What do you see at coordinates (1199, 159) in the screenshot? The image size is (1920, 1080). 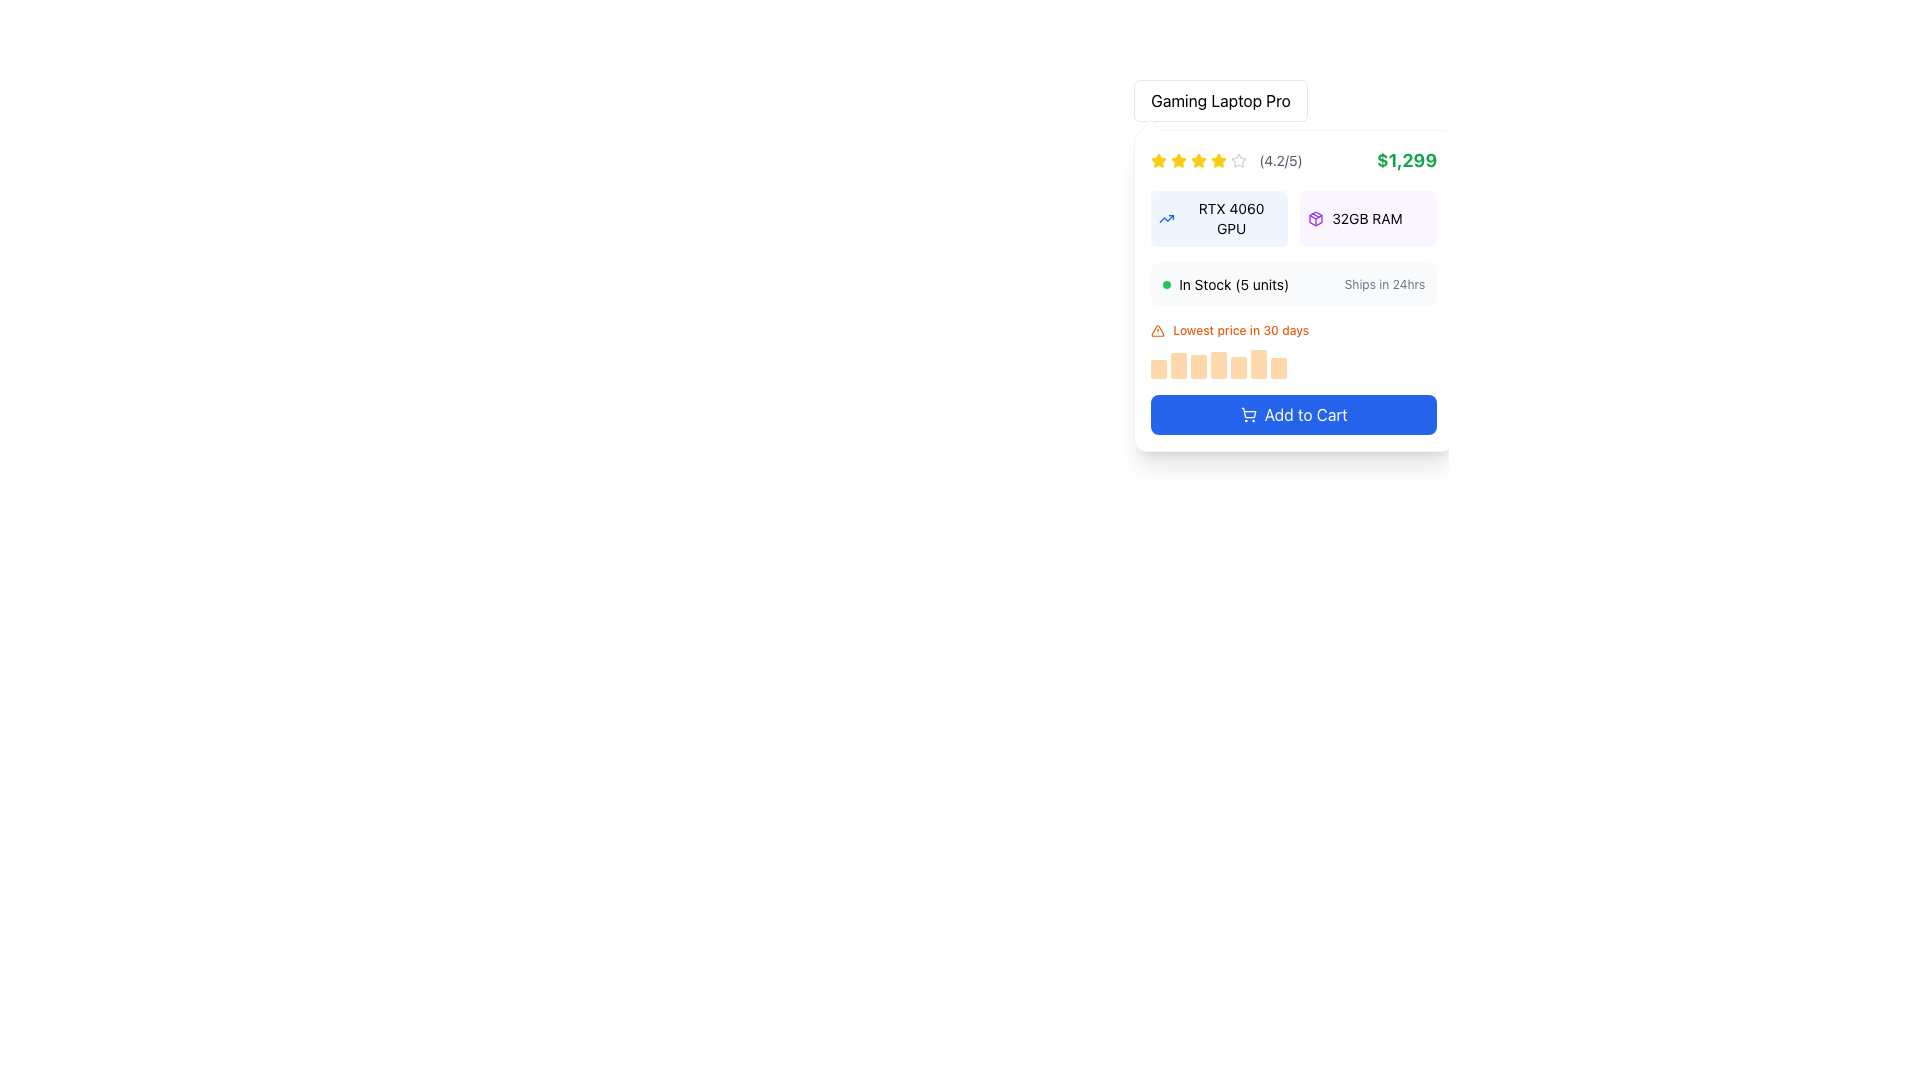 I see `the third yellow star icon in the horizontal rating system above the product details section` at bounding box center [1199, 159].